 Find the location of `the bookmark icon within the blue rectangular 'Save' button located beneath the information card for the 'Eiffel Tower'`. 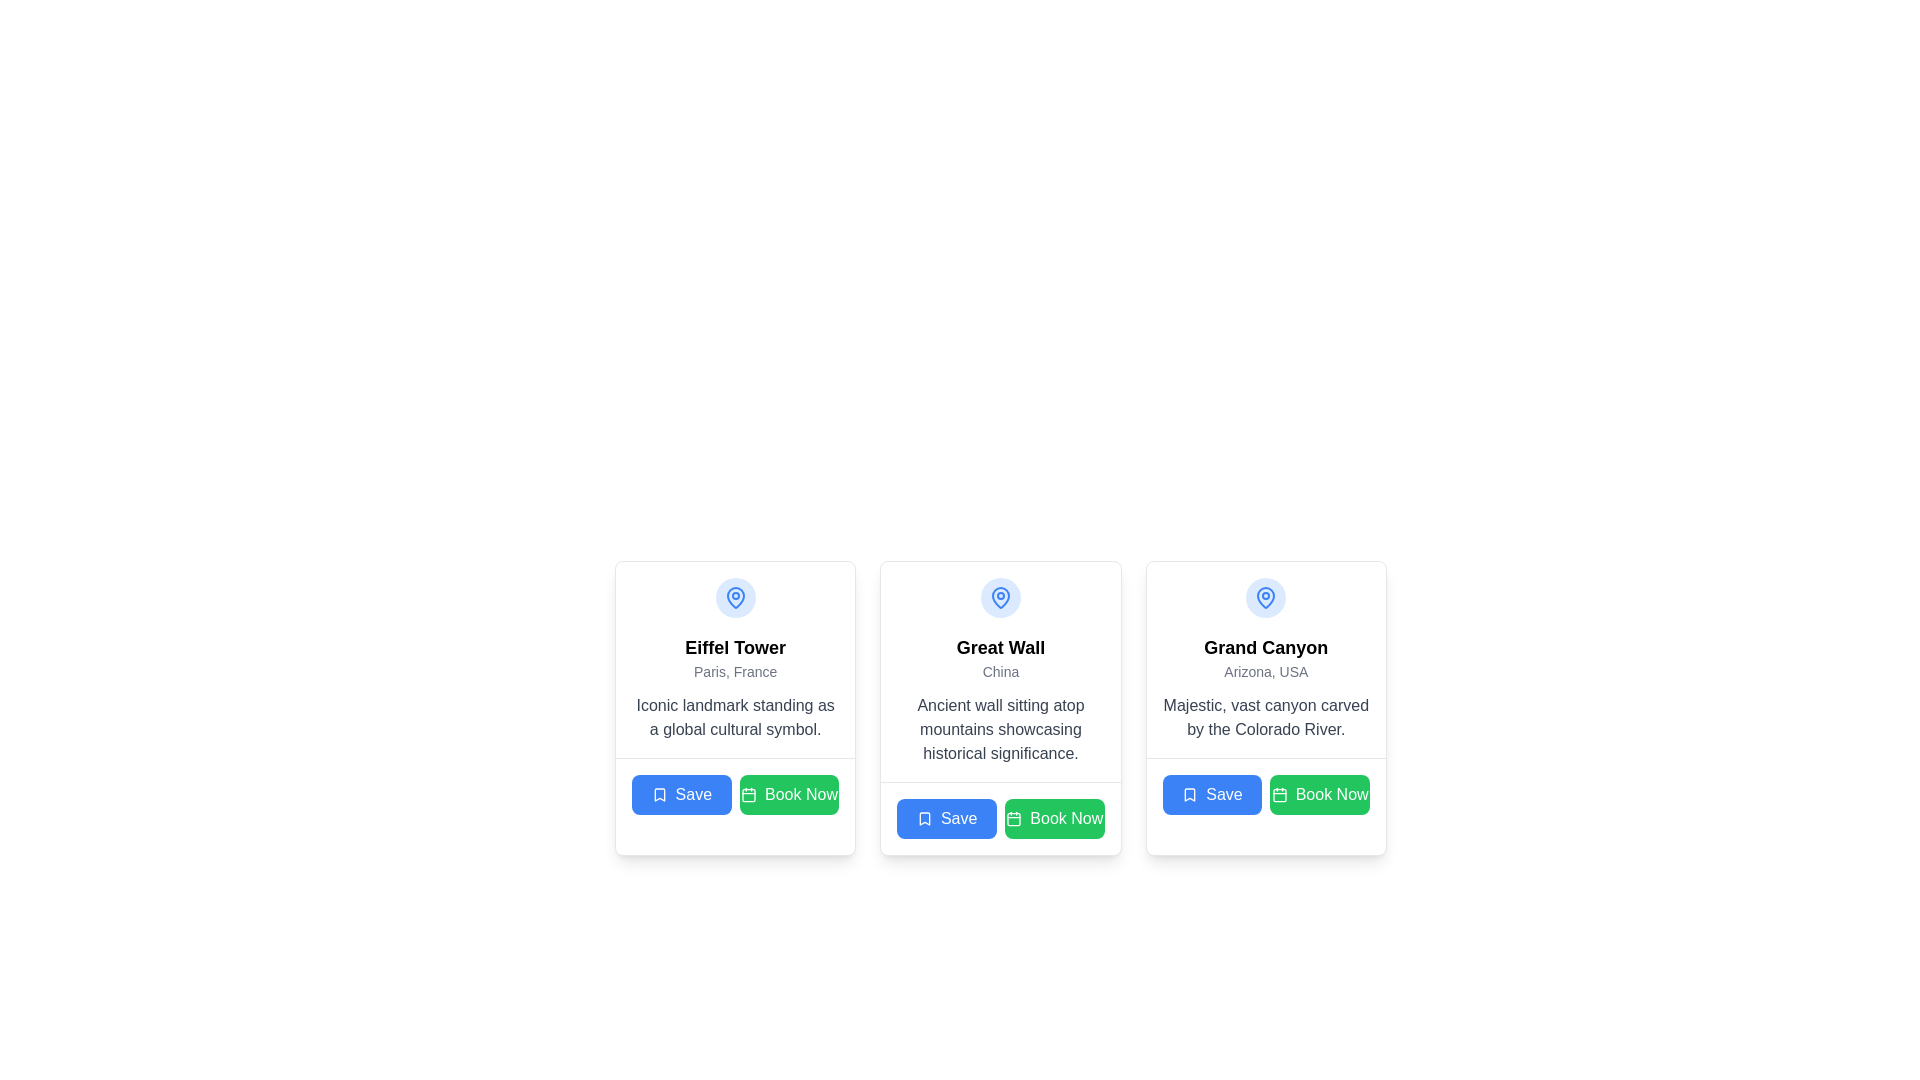

the bookmark icon within the blue rectangular 'Save' button located beneath the information card for the 'Eiffel Tower' is located at coordinates (659, 793).